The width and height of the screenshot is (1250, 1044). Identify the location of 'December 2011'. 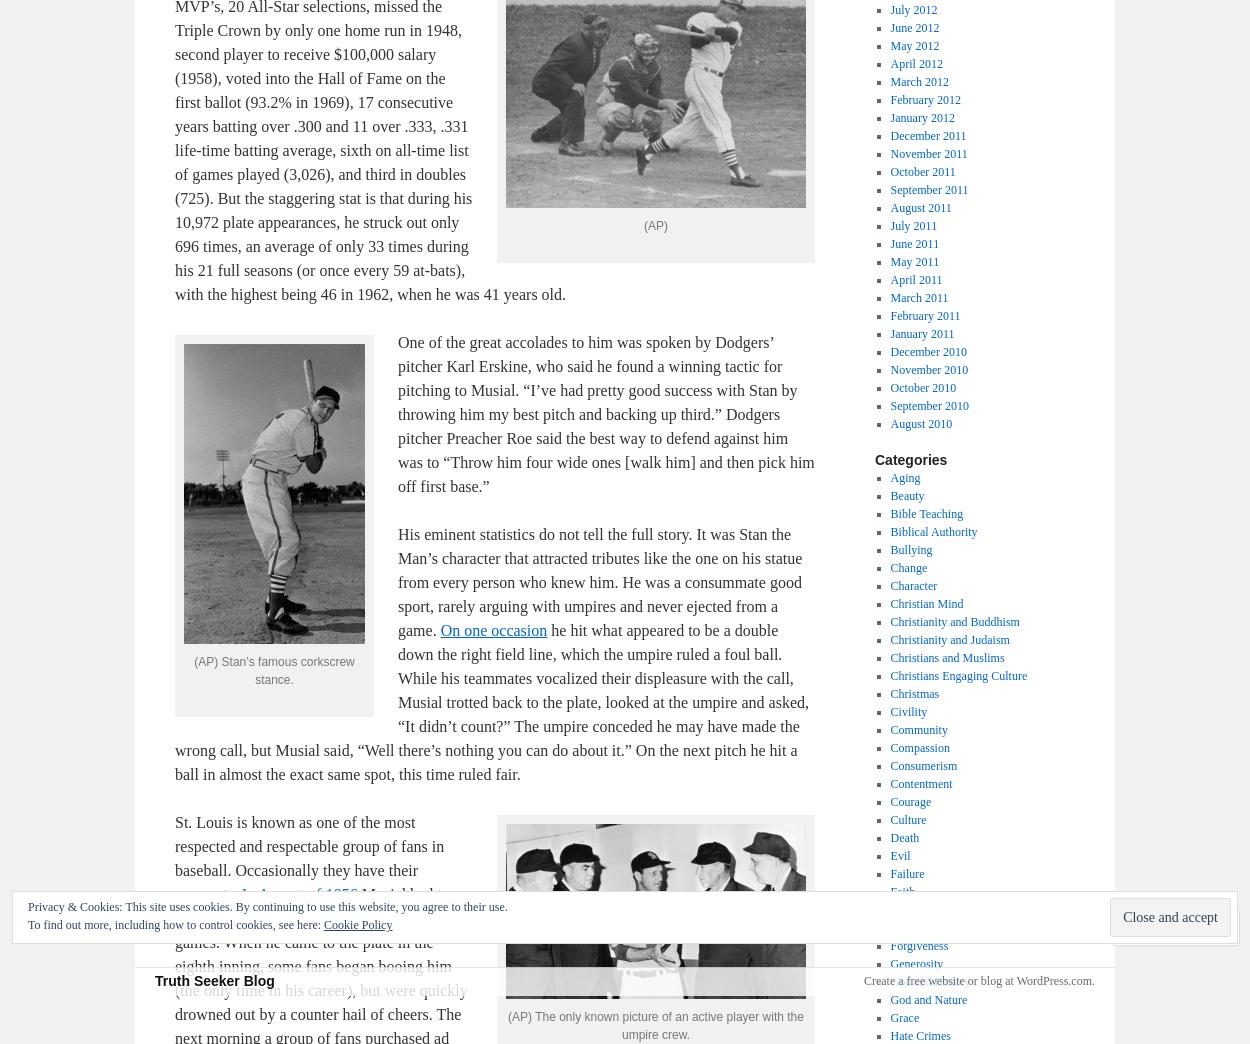
(927, 135).